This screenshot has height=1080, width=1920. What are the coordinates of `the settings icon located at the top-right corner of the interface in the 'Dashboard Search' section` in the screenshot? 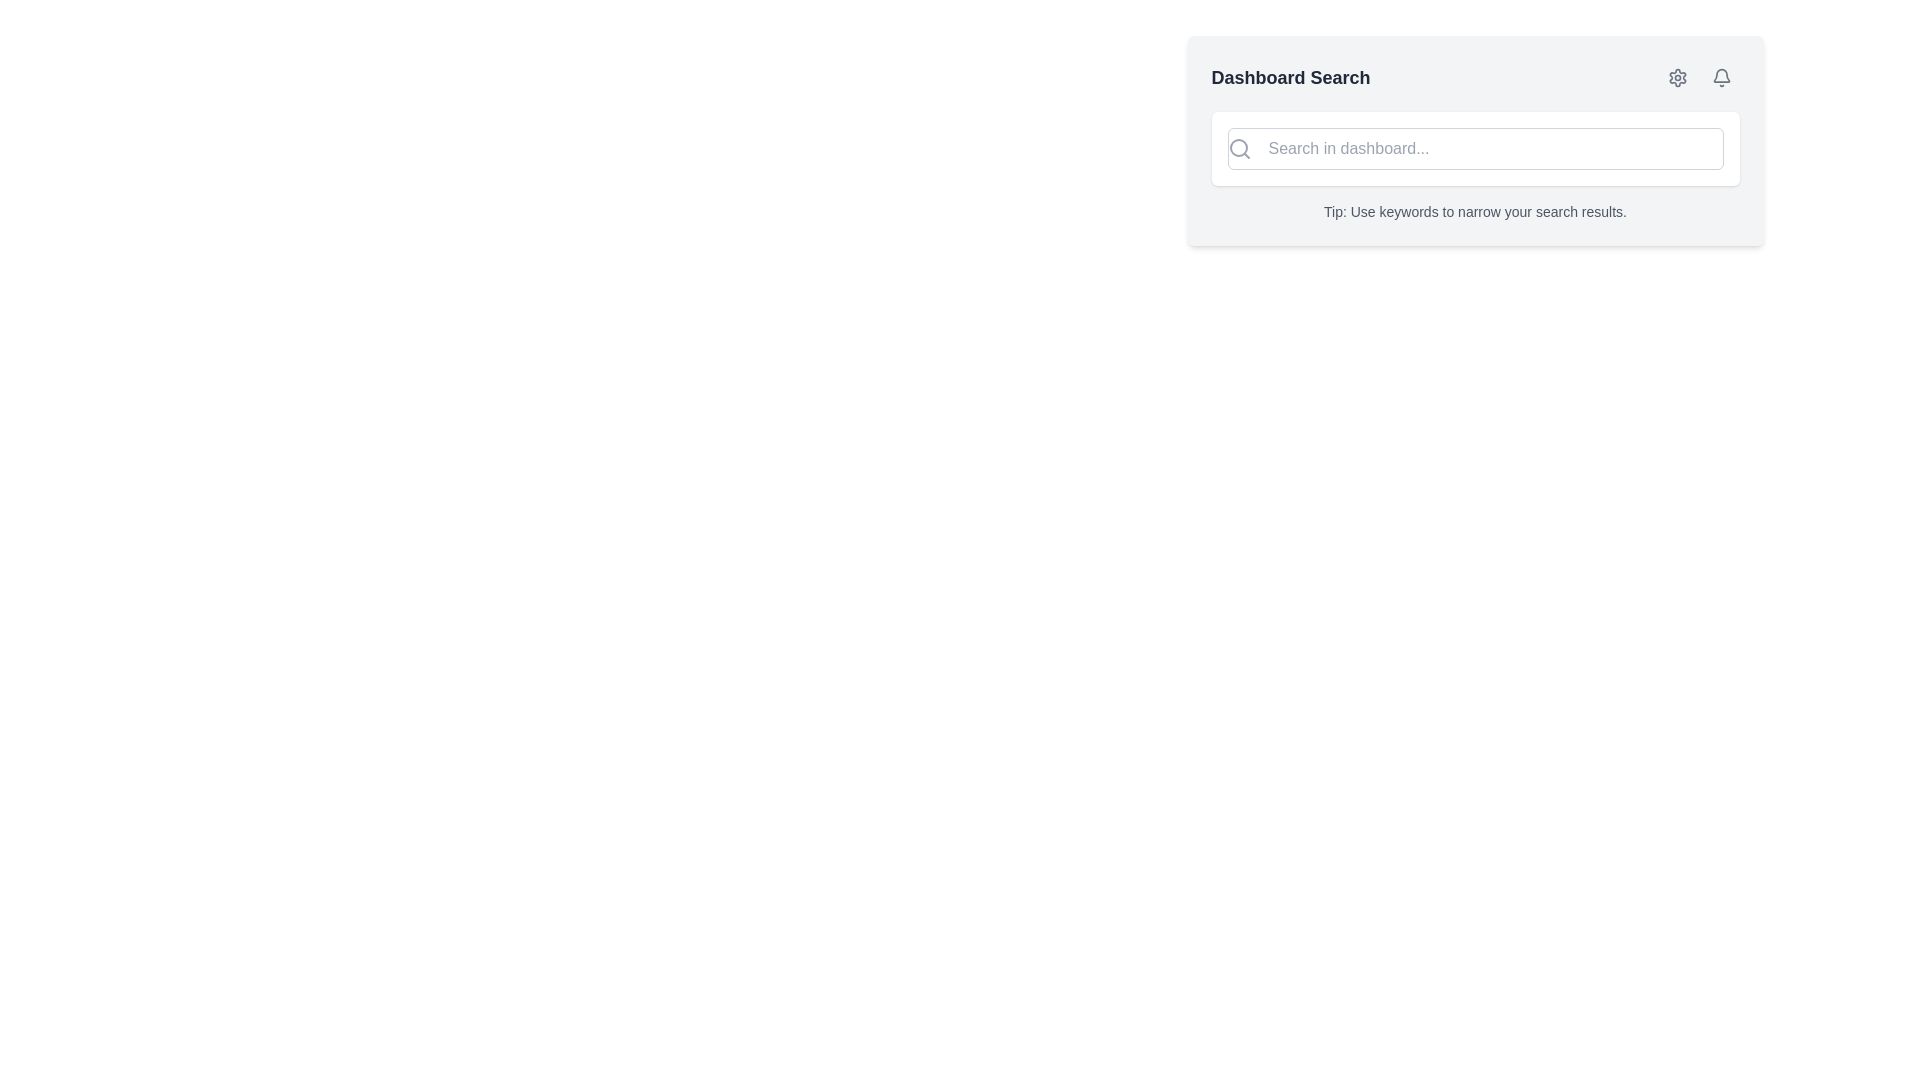 It's located at (1677, 76).